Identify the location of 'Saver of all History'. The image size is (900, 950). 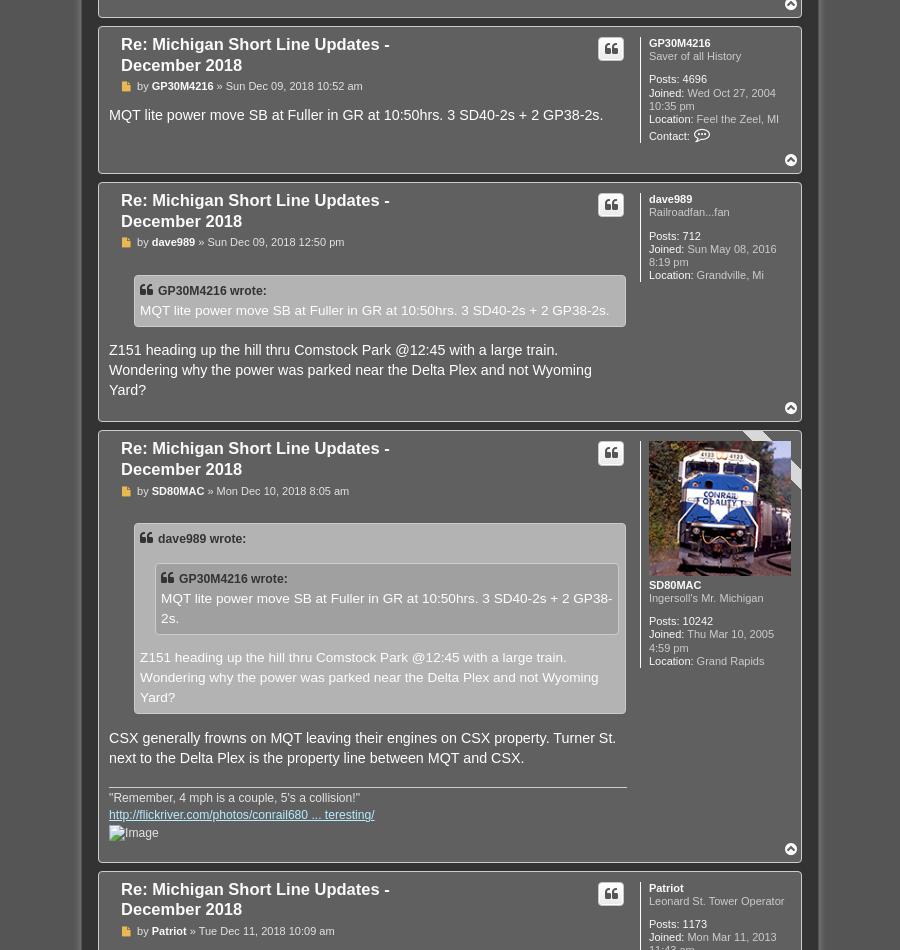
(648, 55).